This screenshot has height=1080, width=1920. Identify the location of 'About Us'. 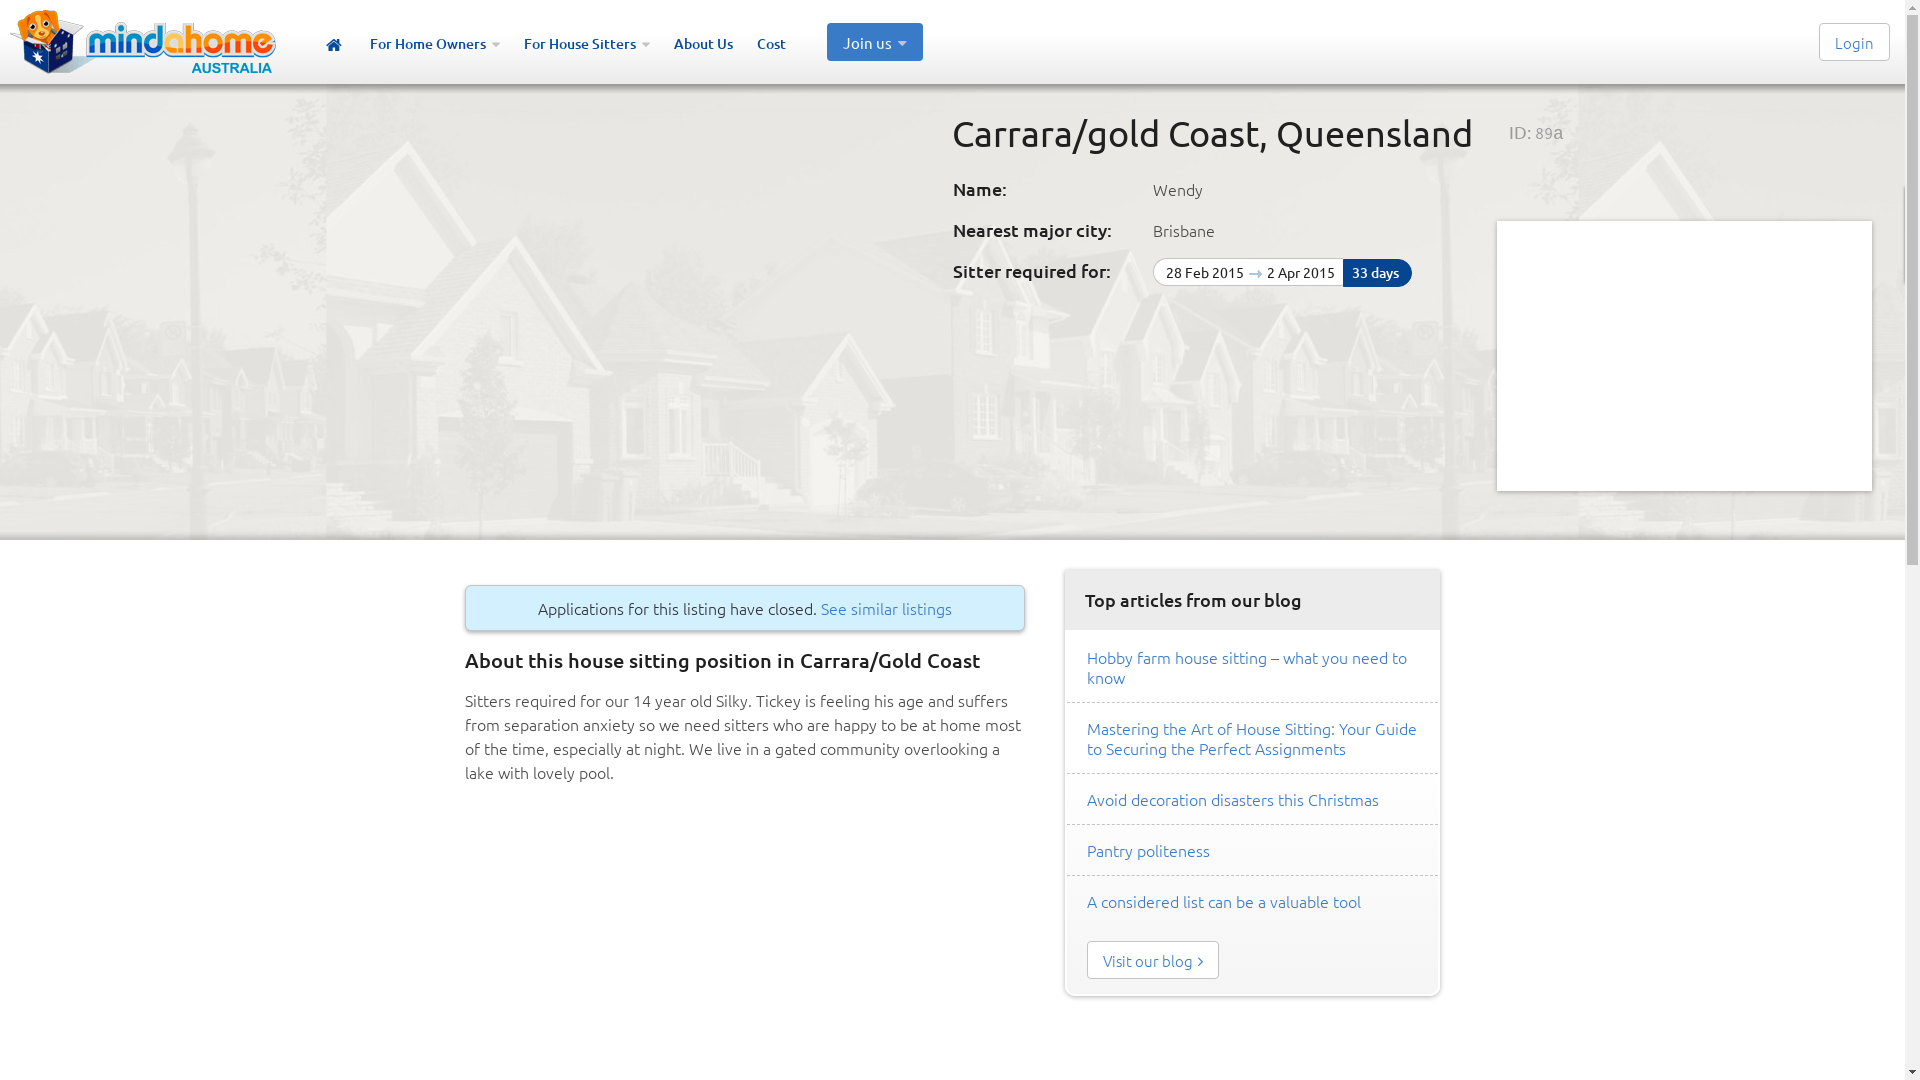
(703, 45).